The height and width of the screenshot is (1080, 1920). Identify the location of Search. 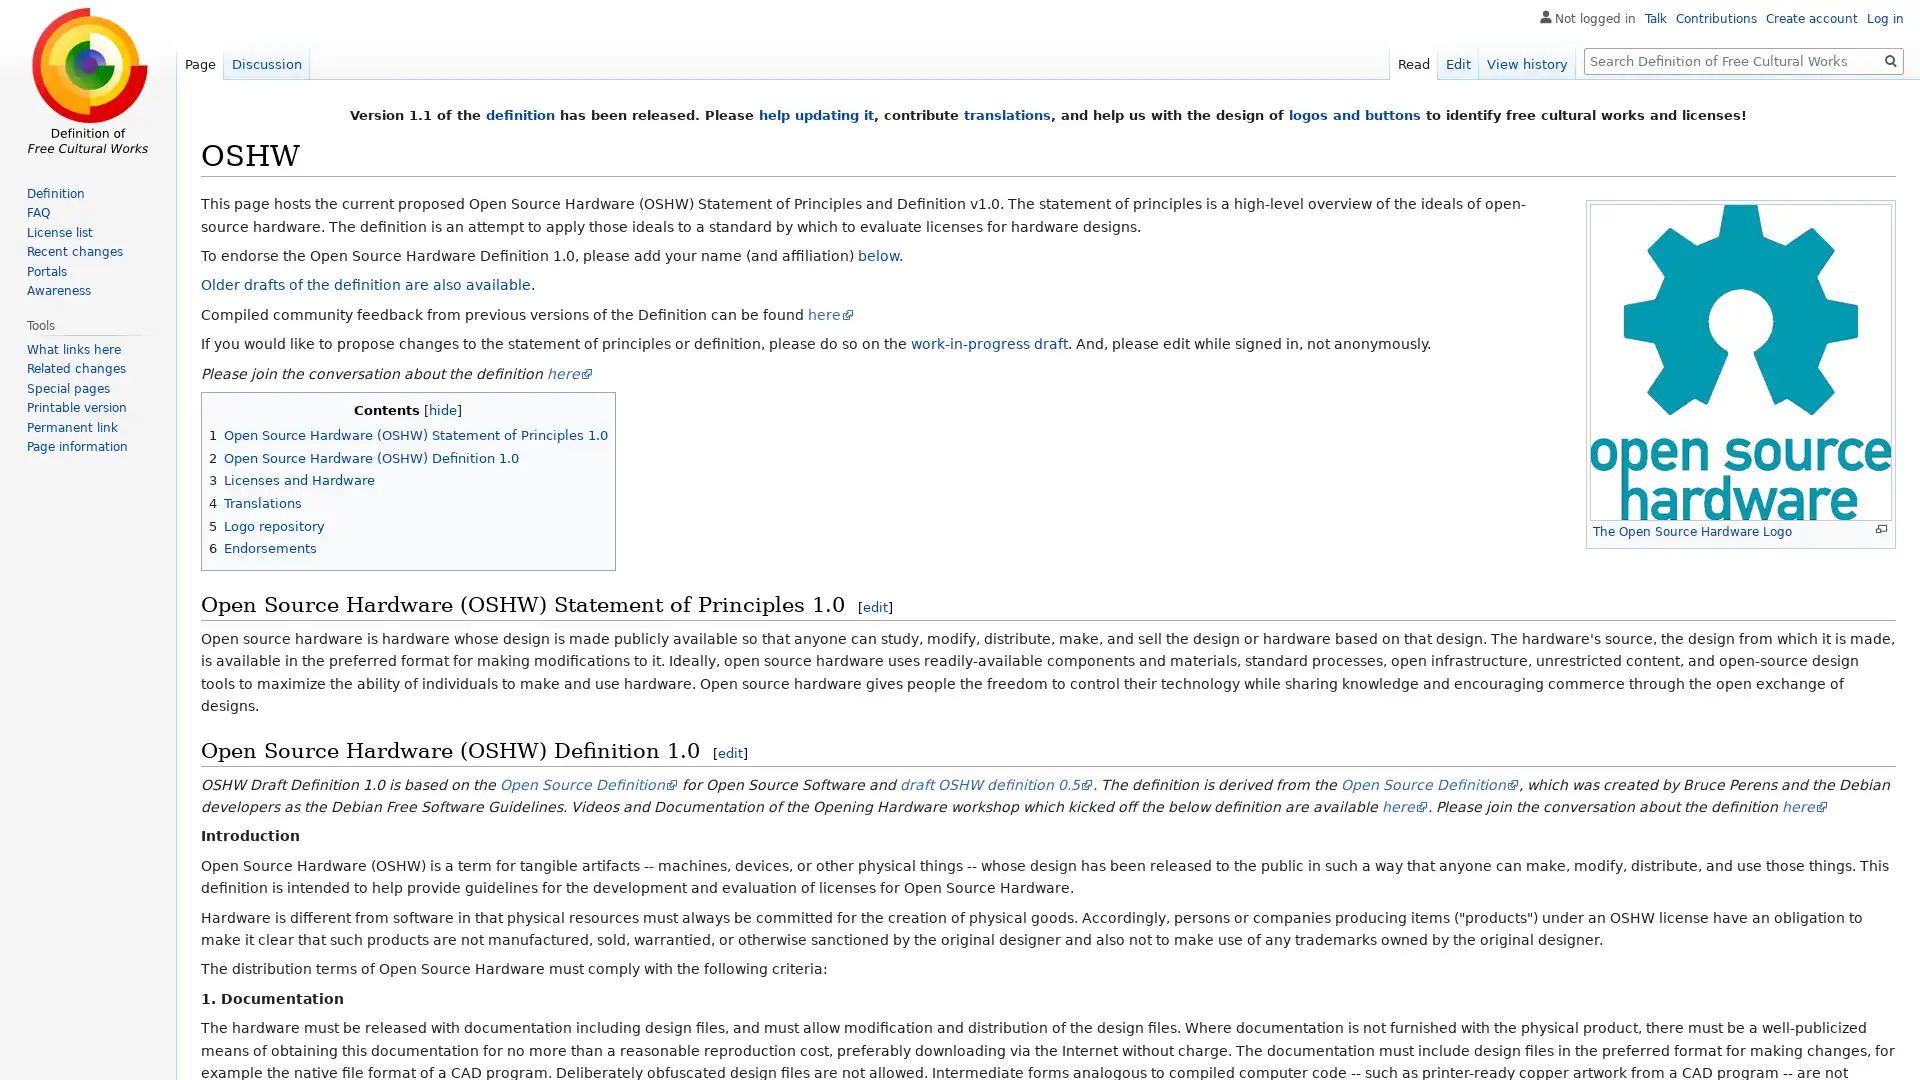
(1890, 60).